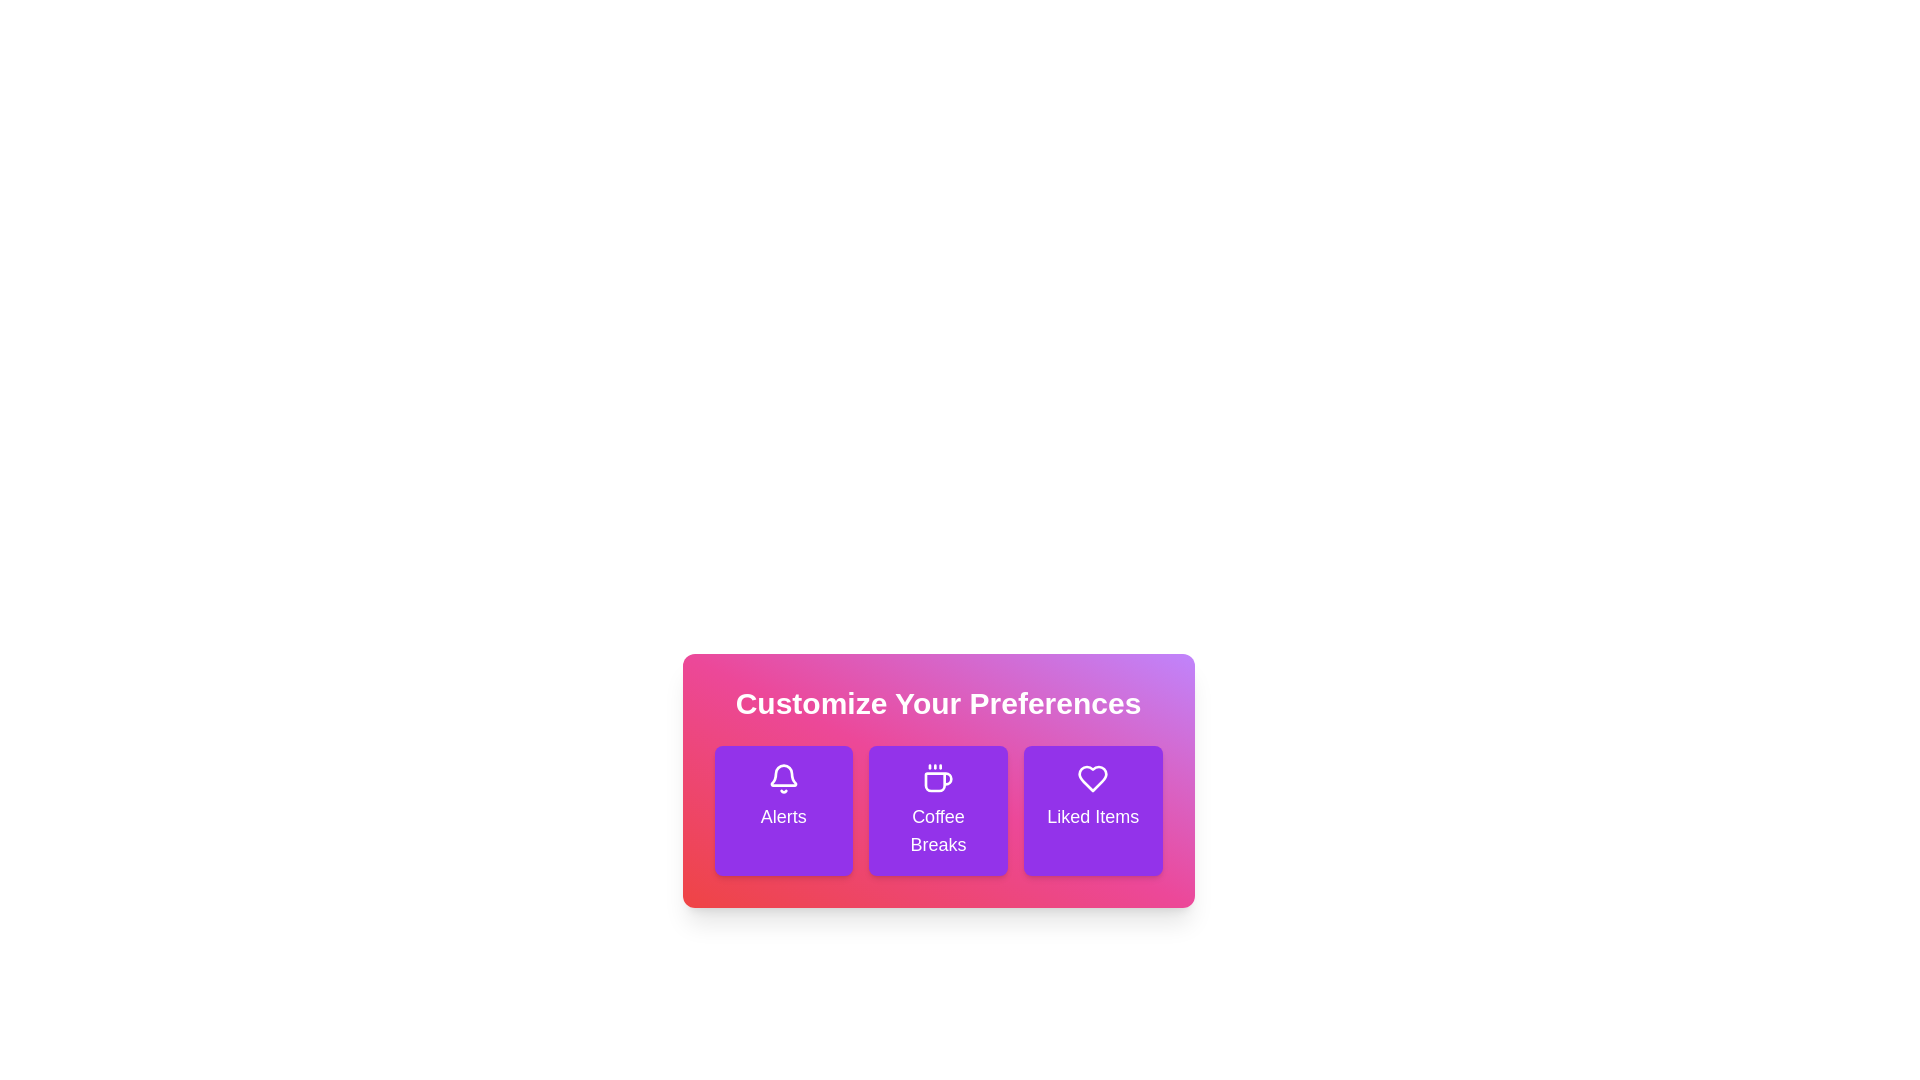 The height and width of the screenshot is (1080, 1920). I want to click on the SVG graphic icon representing the 'Liked Items' option located inside the 'Liked Items' button in the 'Customize Your Preferences' section, so click(1092, 778).